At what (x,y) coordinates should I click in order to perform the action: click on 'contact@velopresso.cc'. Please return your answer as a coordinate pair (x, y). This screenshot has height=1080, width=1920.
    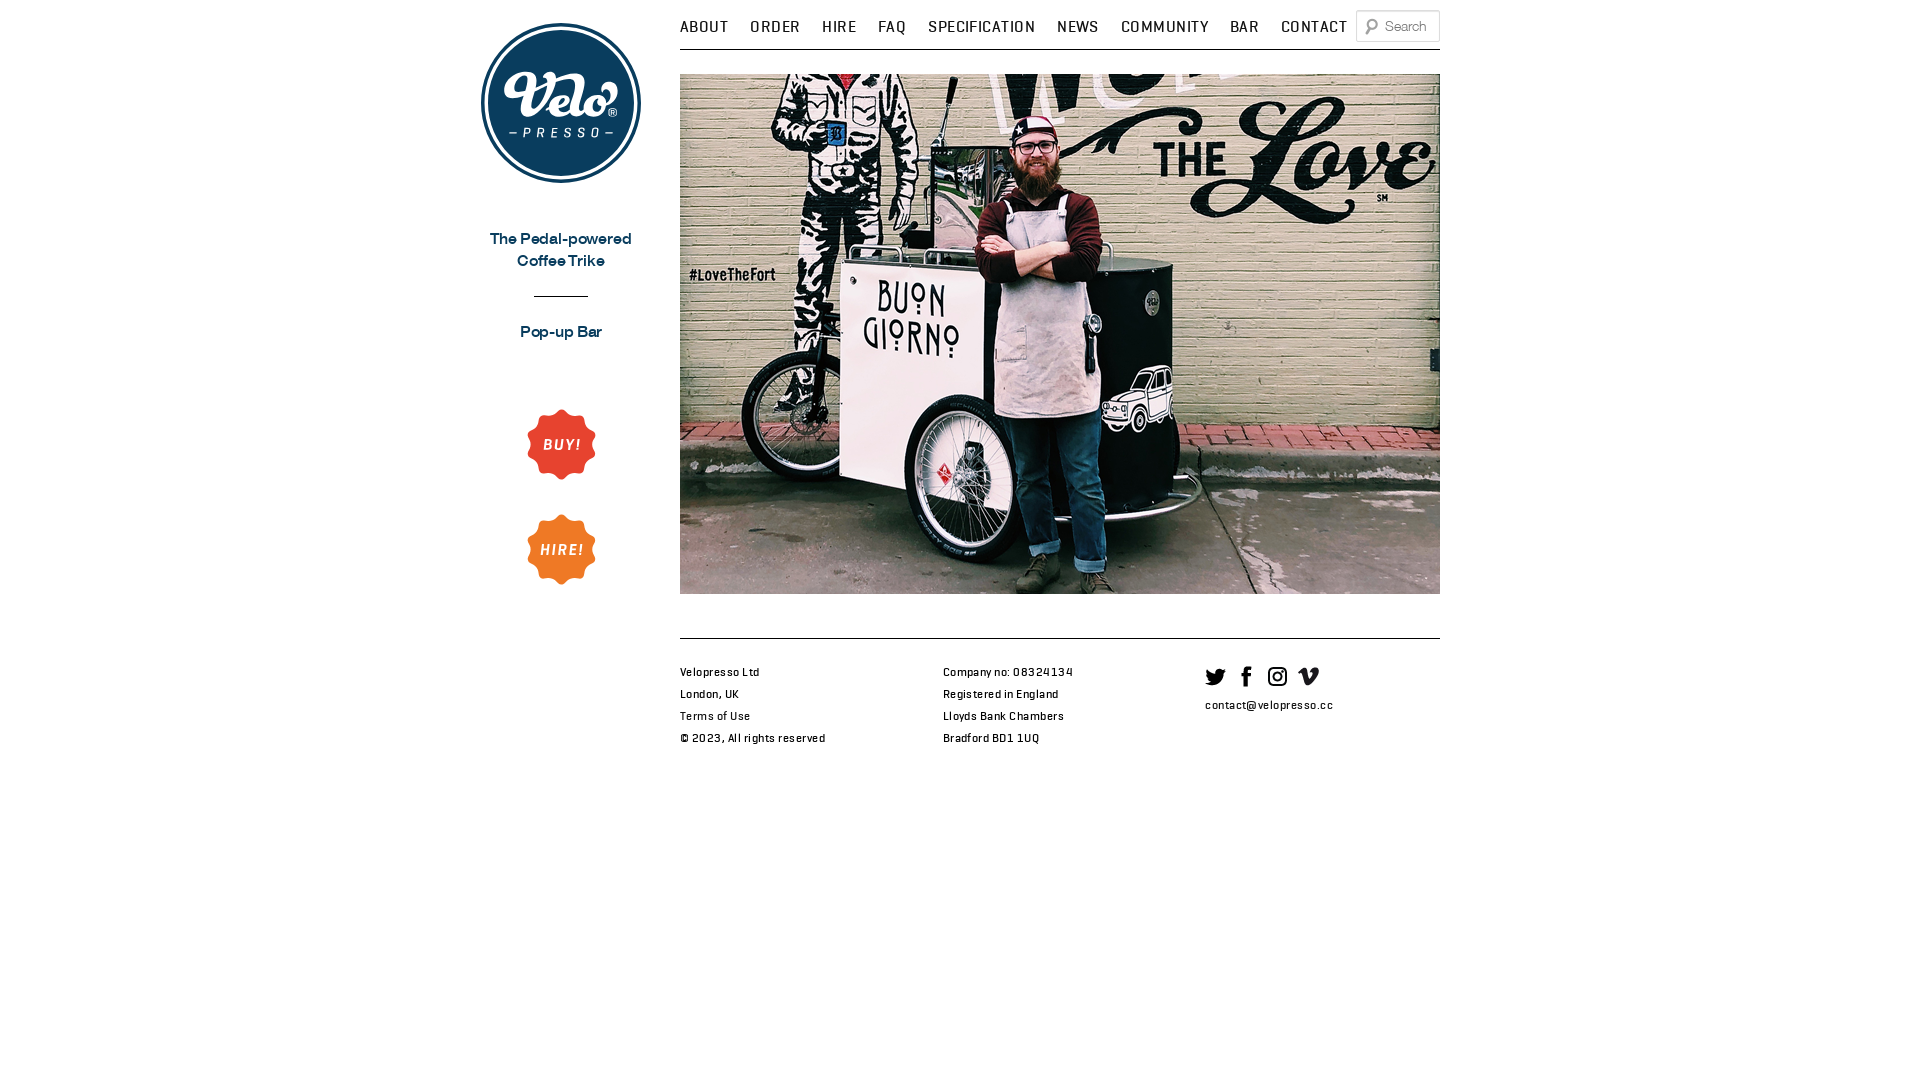
    Looking at the image, I should click on (1267, 703).